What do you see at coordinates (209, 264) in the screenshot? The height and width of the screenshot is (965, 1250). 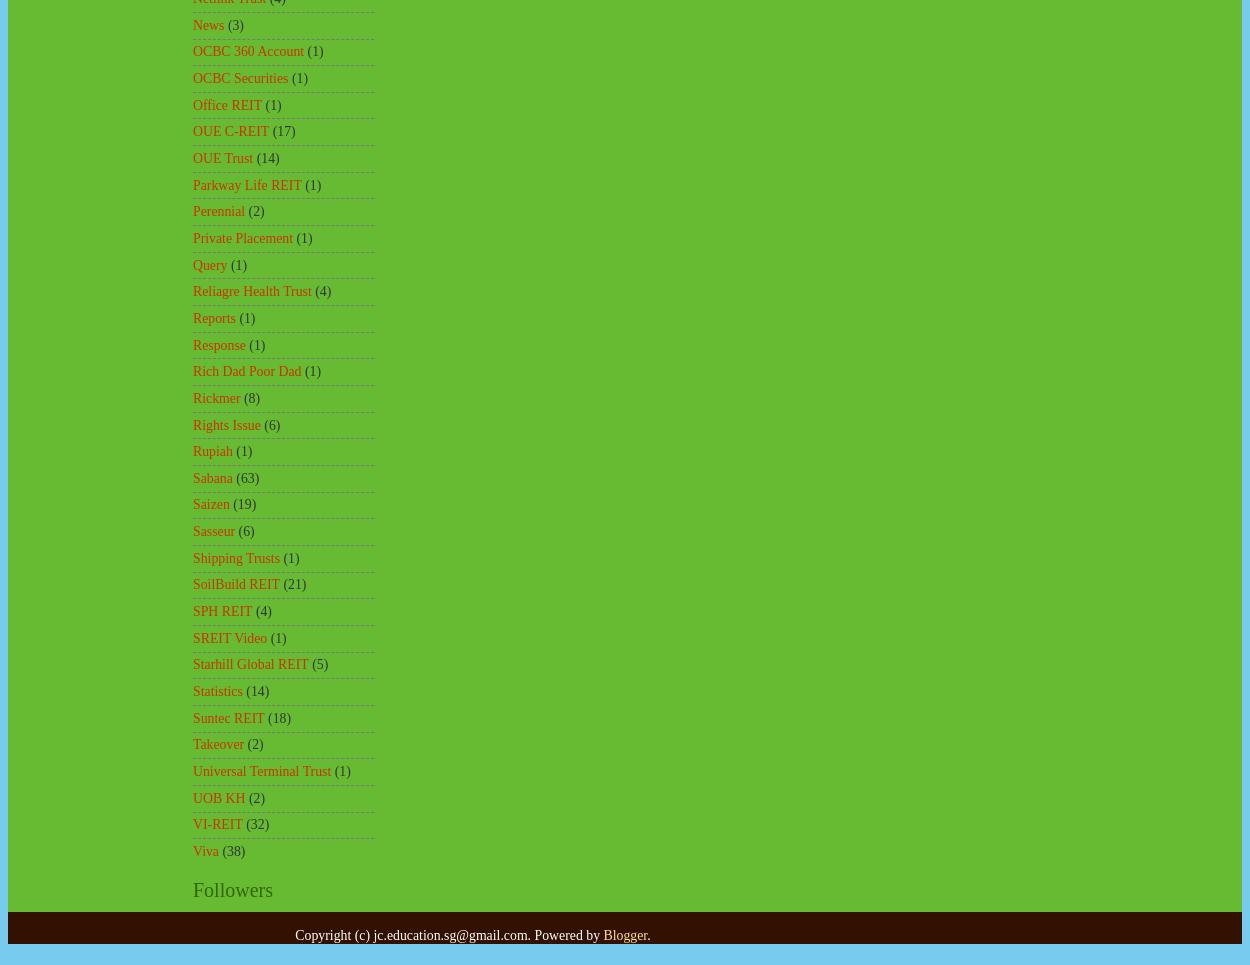 I see `'Query'` at bounding box center [209, 264].